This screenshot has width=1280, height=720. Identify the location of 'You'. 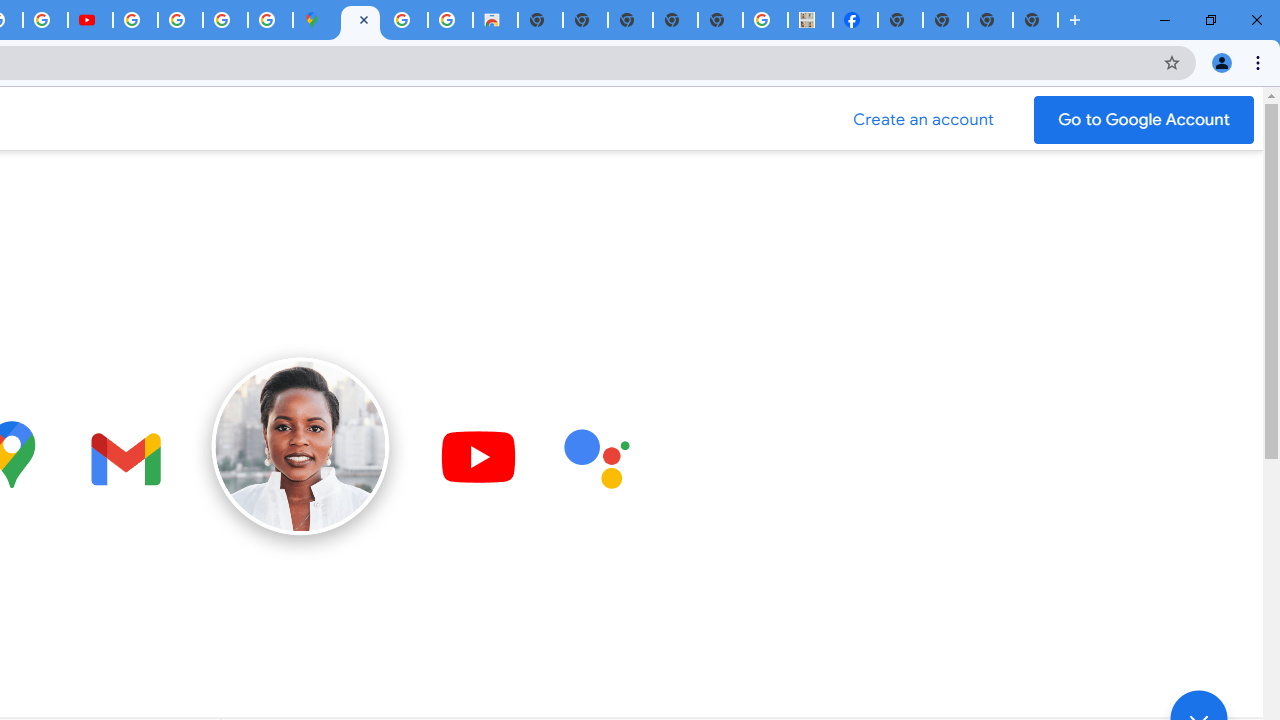
(1220, 61).